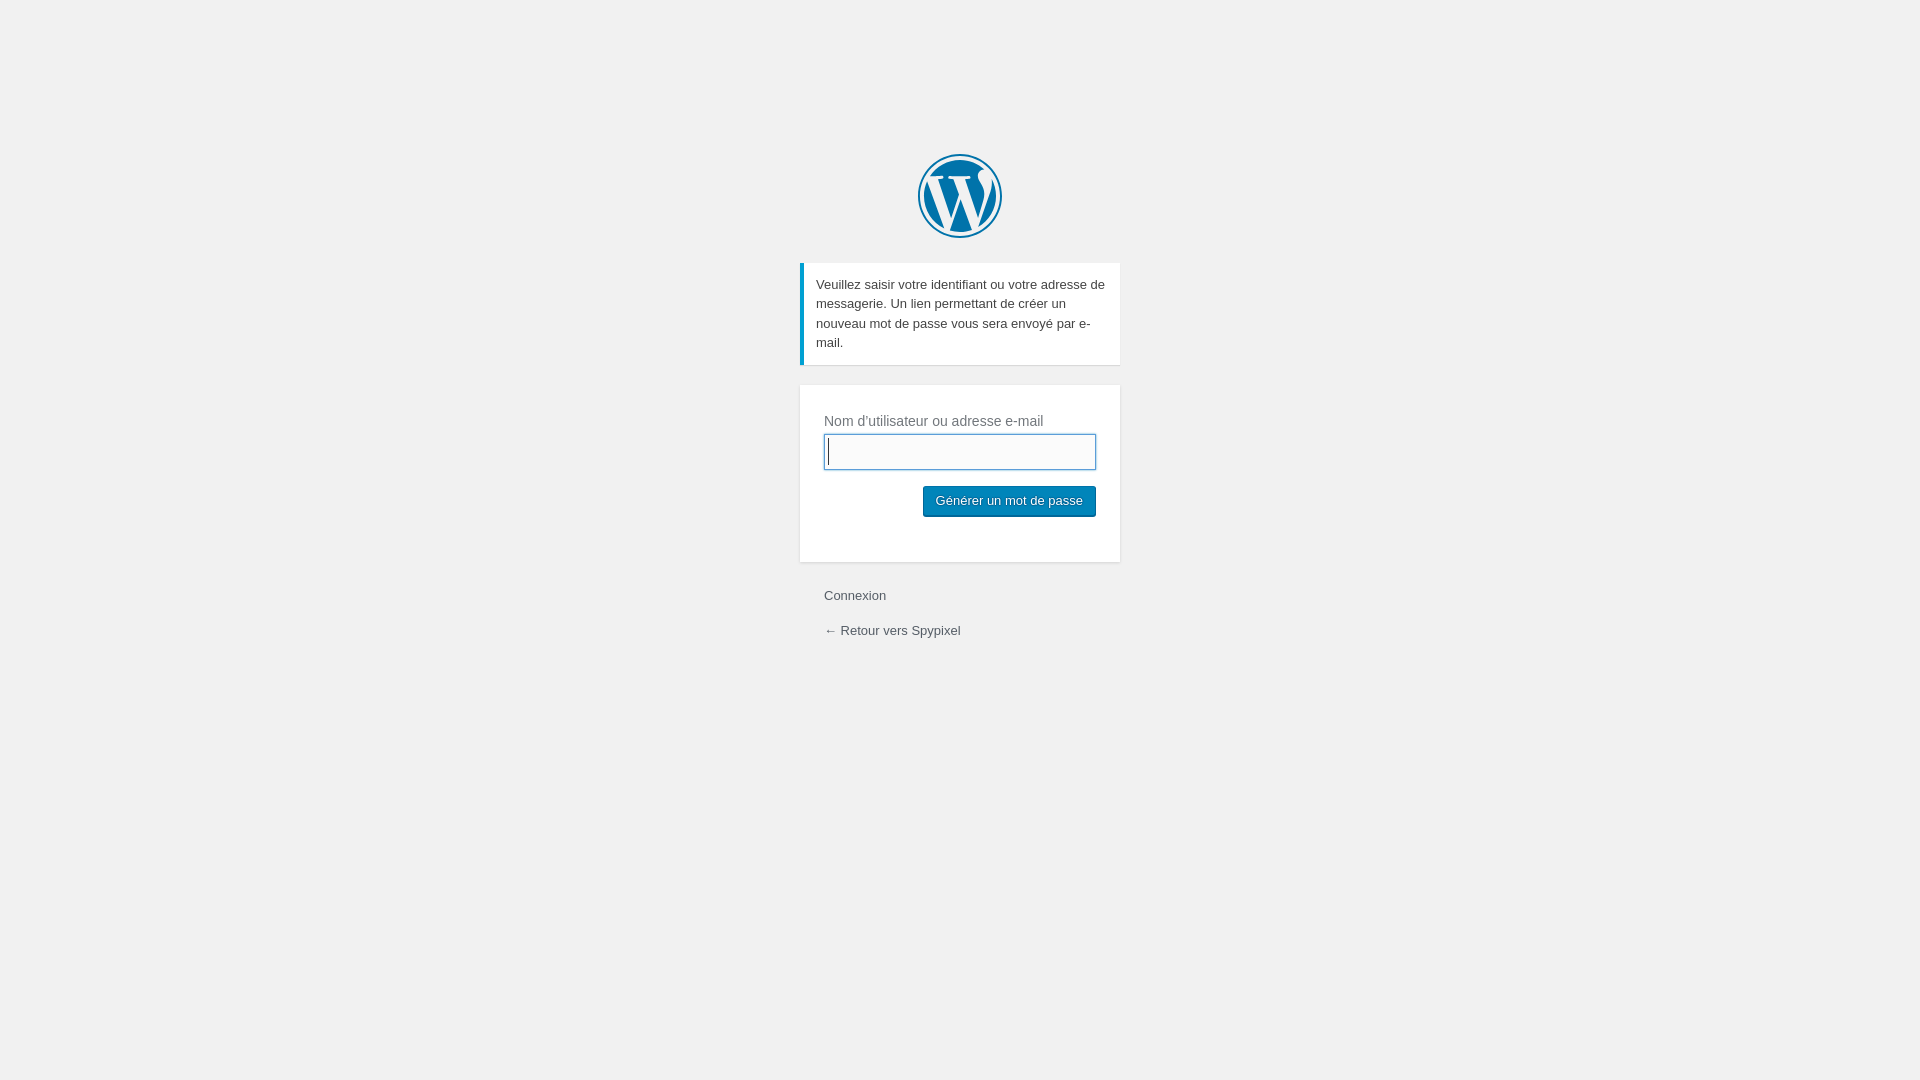  What do you see at coordinates (854, 594) in the screenshot?
I see `'Connexion'` at bounding box center [854, 594].